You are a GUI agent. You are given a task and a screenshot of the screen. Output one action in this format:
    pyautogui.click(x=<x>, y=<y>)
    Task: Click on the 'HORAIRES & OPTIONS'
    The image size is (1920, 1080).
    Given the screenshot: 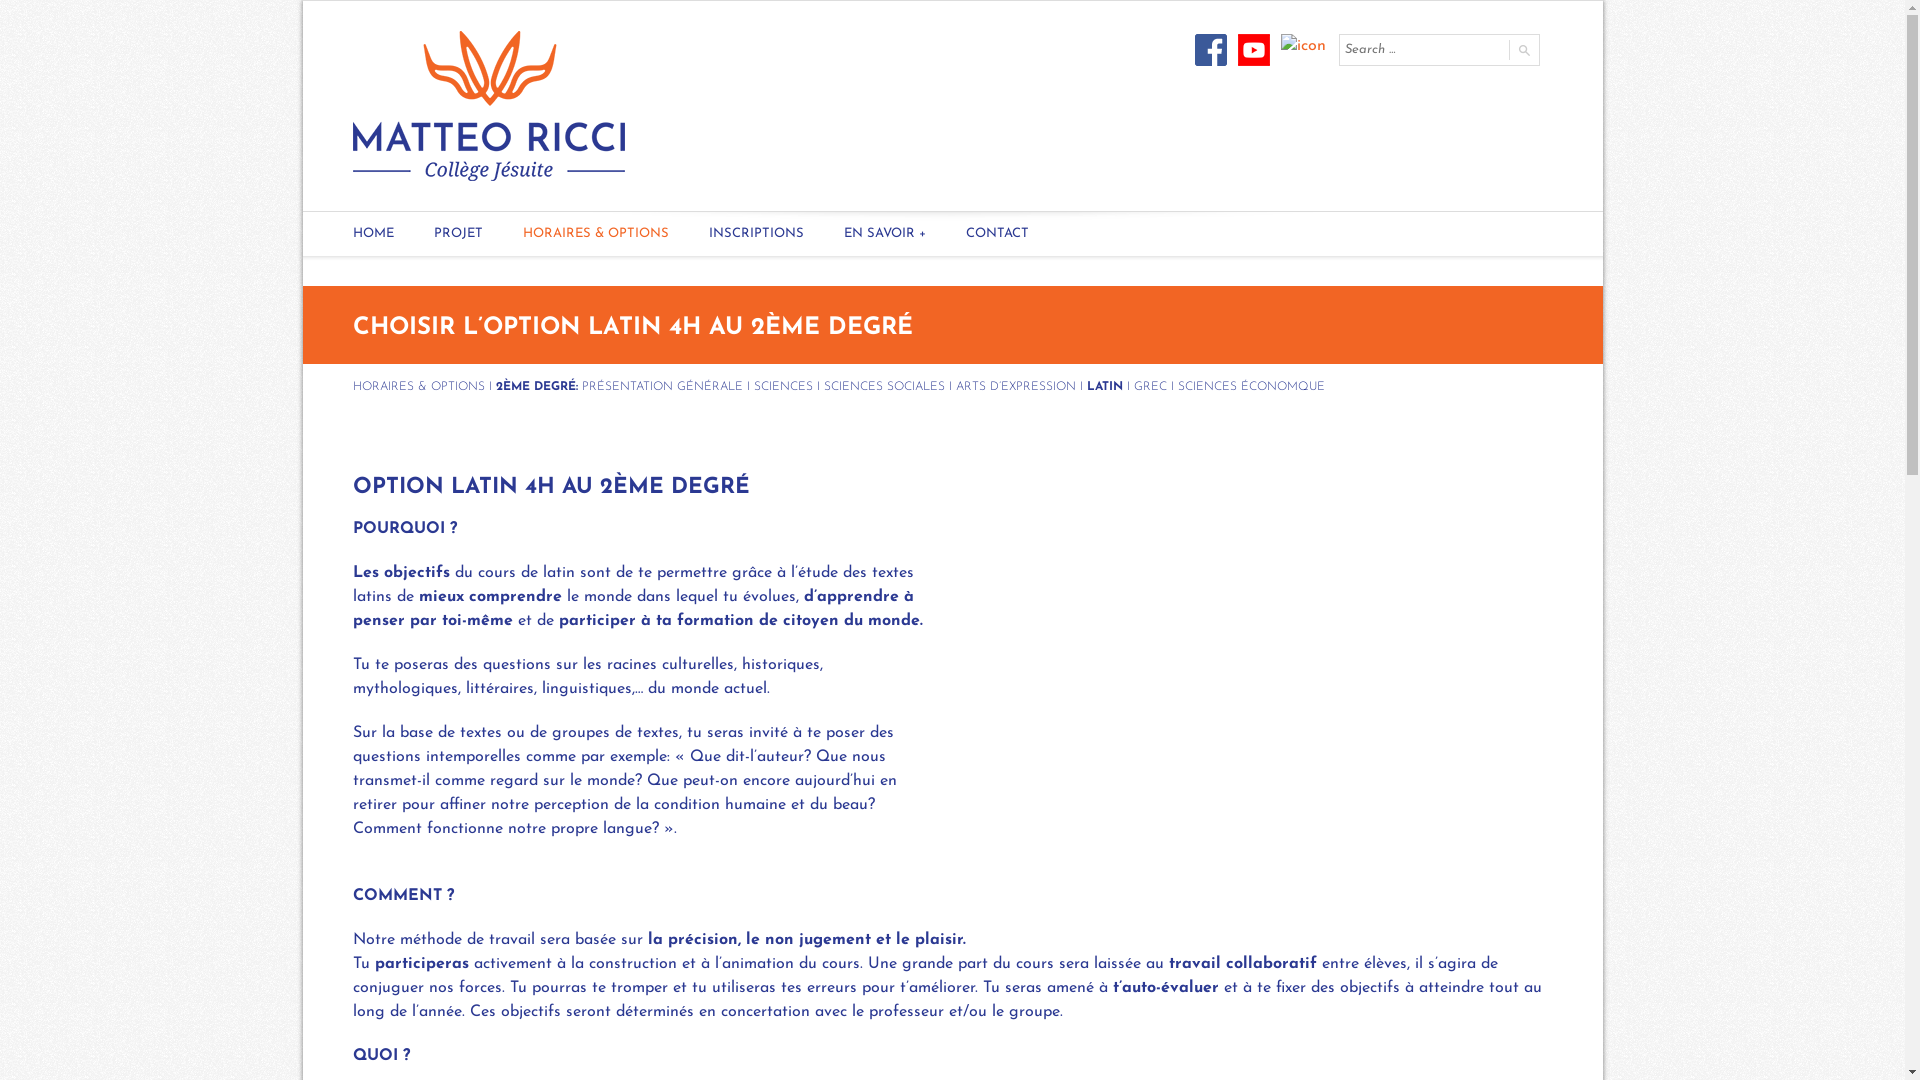 What is the action you would take?
    pyautogui.click(x=416, y=386)
    